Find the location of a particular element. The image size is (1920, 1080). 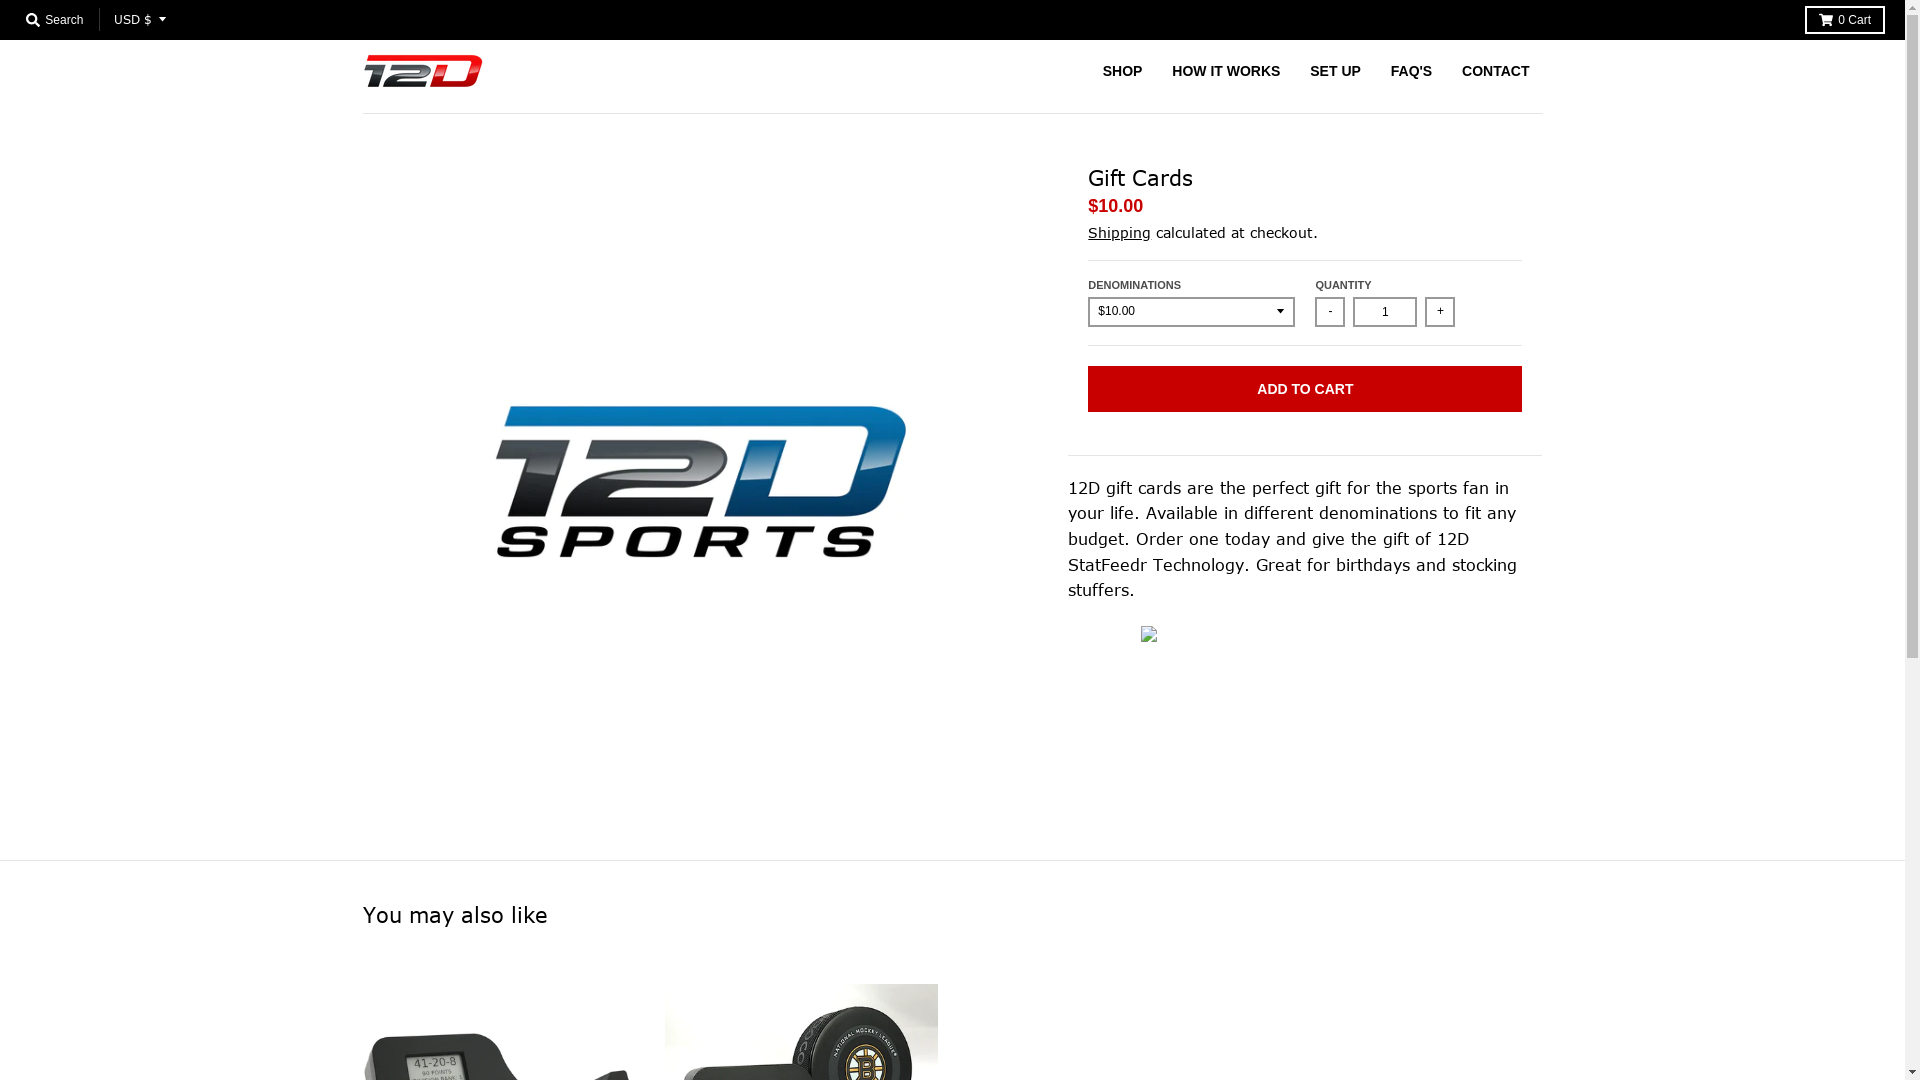

'-' is located at coordinates (1315, 312).